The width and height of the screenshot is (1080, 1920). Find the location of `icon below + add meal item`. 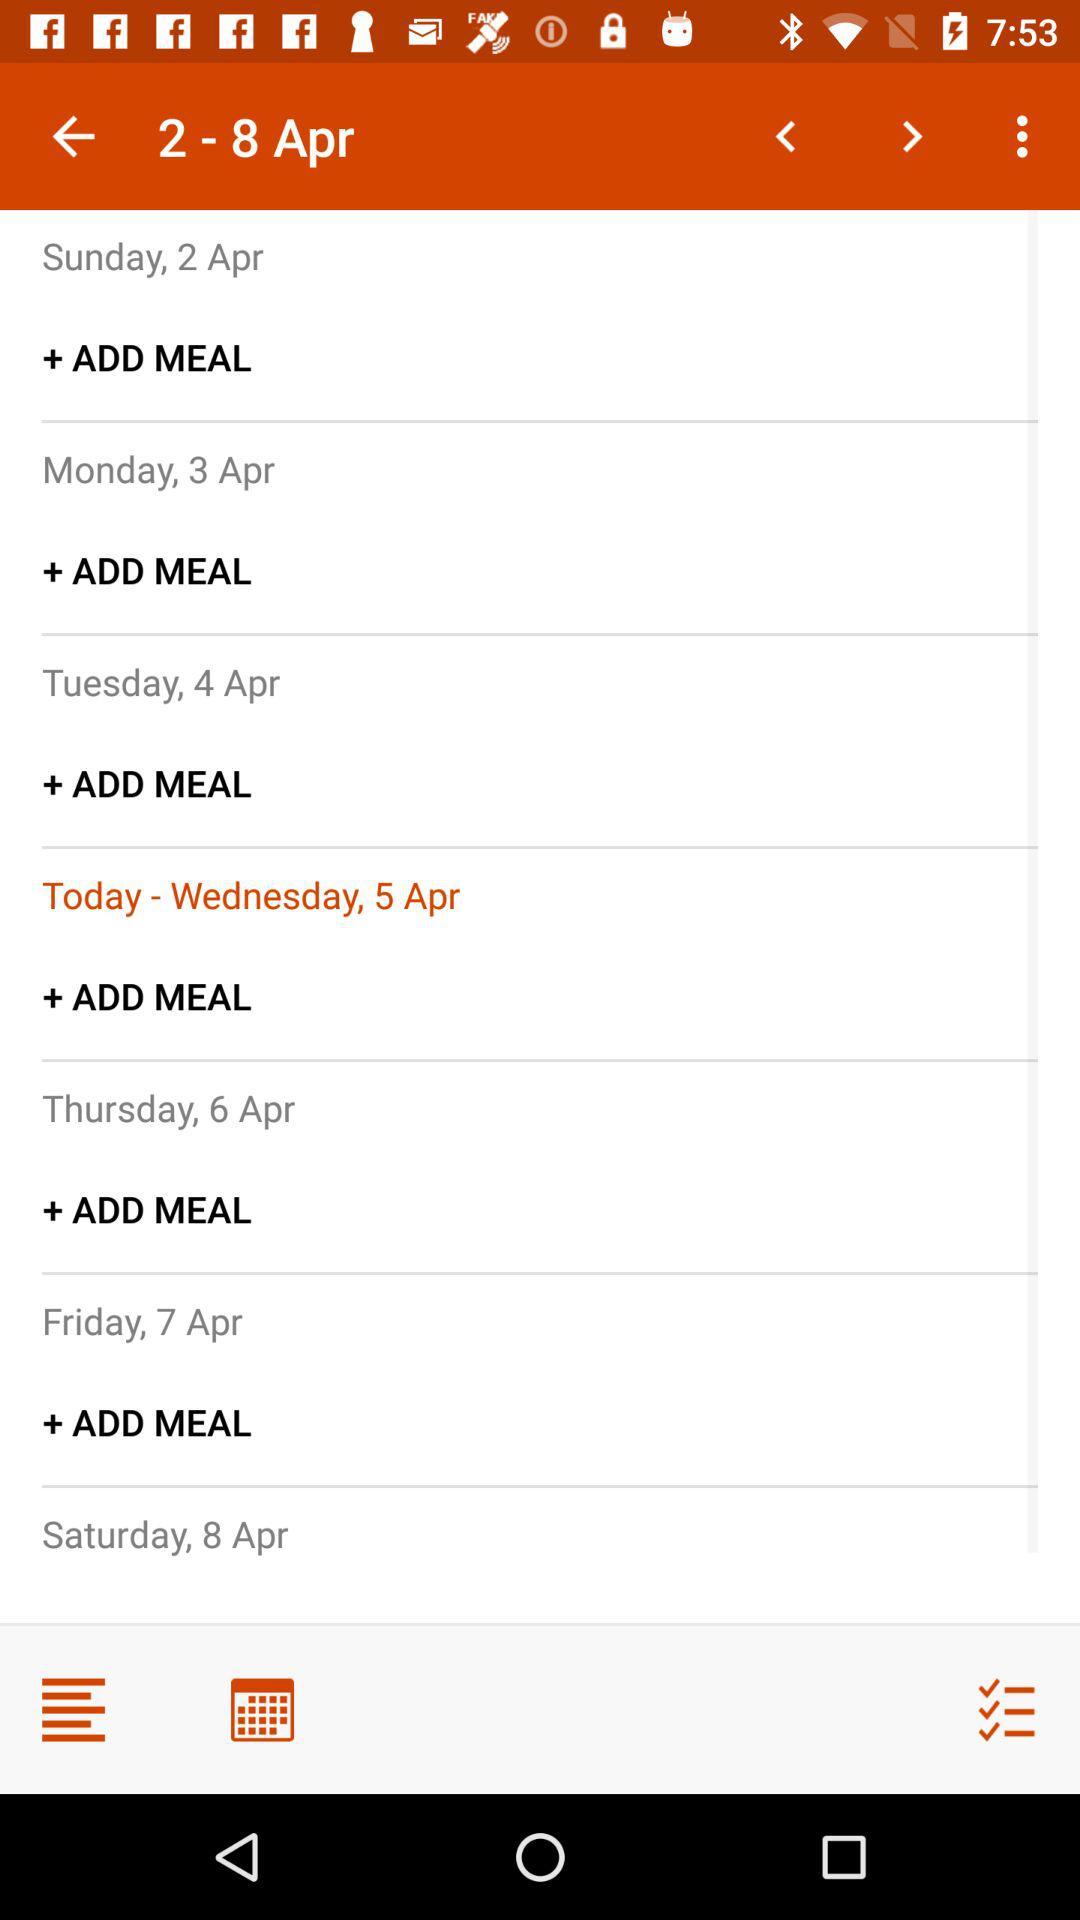

icon below + add meal item is located at coordinates (160, 681).